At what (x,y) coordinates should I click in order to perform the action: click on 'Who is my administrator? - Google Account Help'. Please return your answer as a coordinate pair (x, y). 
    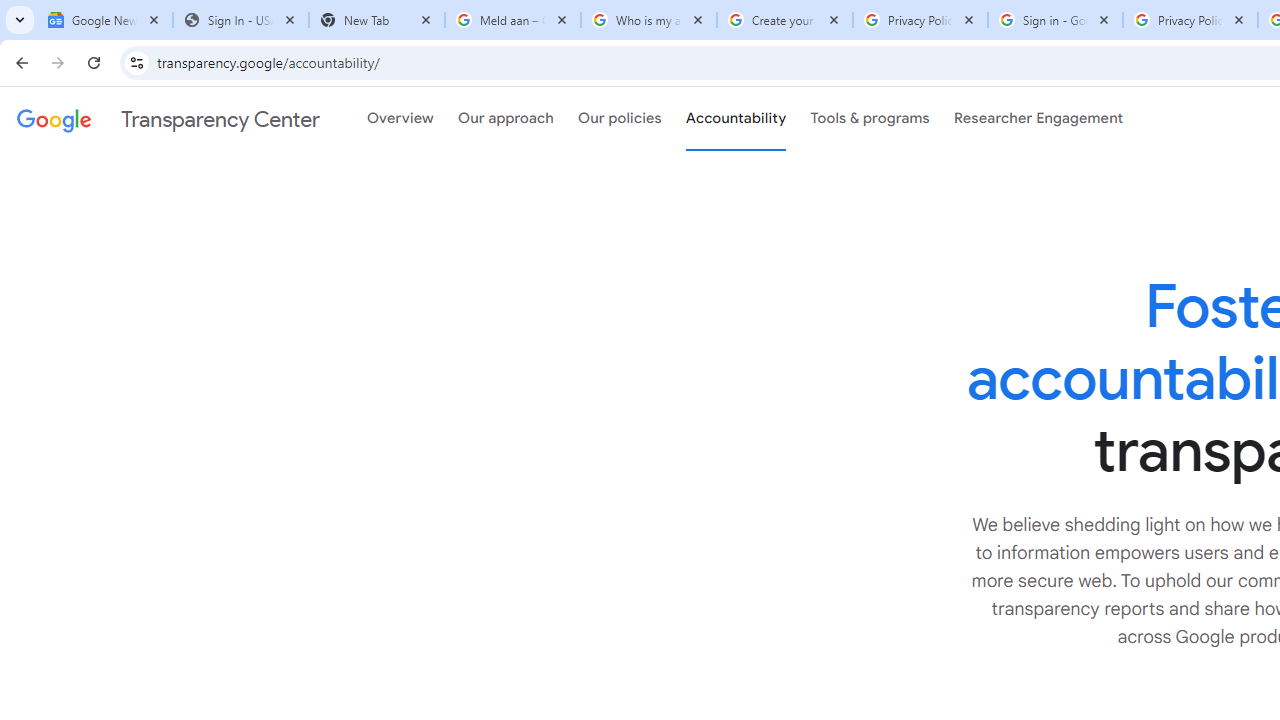
    Looking at the image, I should click on (648, 20).